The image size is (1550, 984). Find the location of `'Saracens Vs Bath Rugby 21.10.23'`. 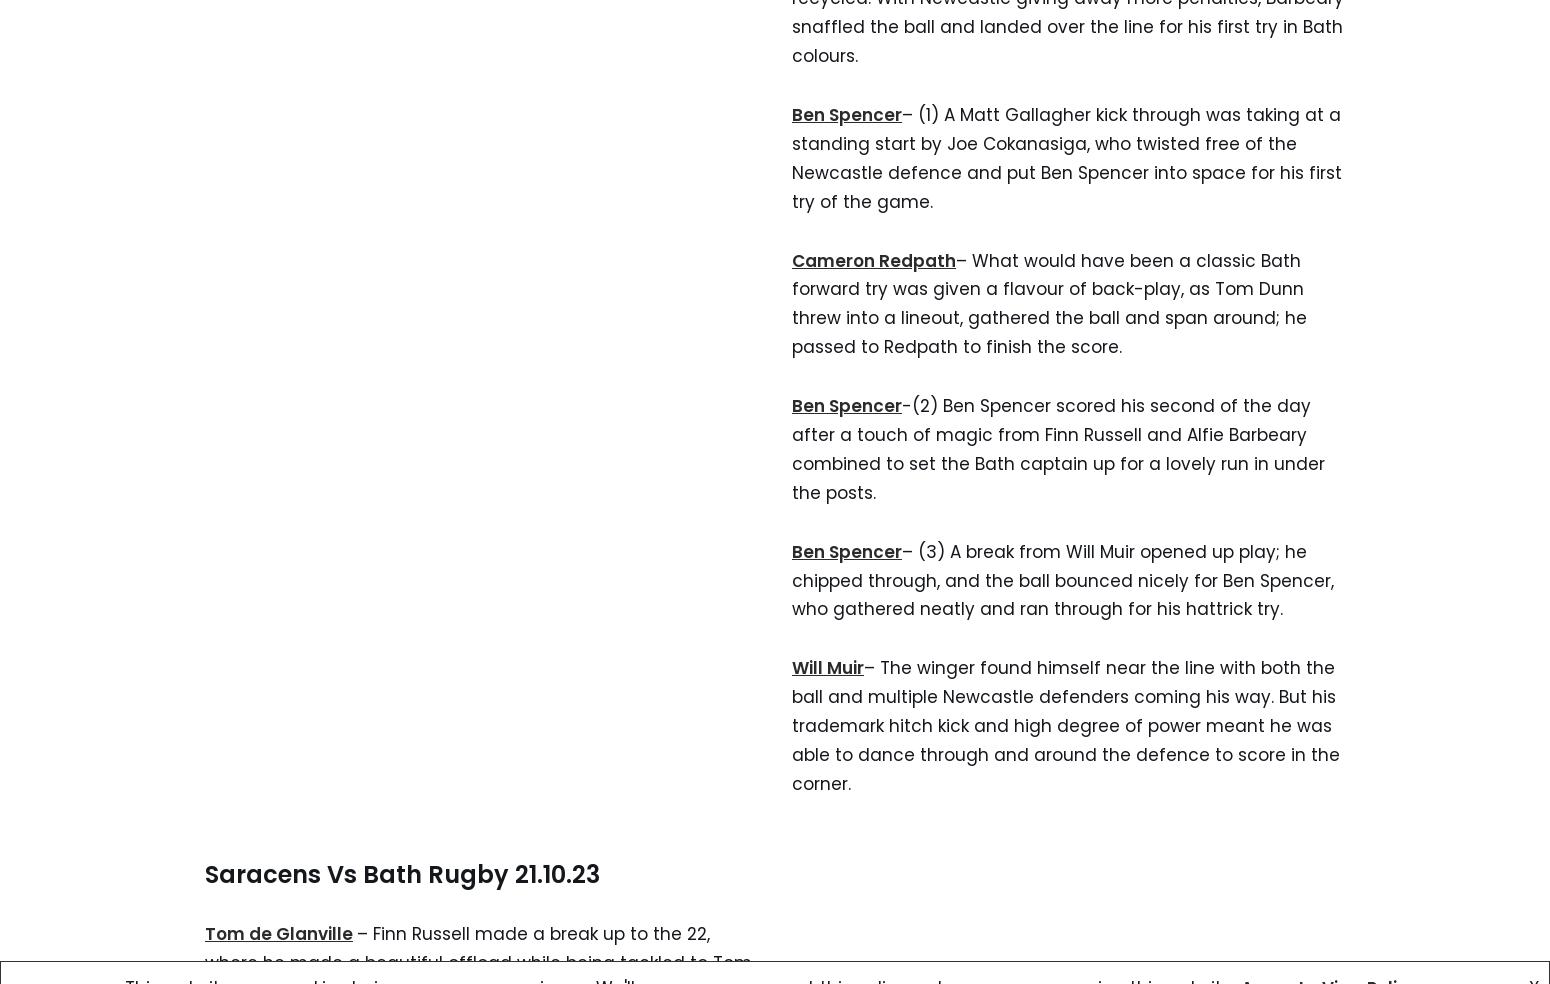

'Saracens Vs Bath Rugby 21.10.23' is located at coordinates (402, 873).